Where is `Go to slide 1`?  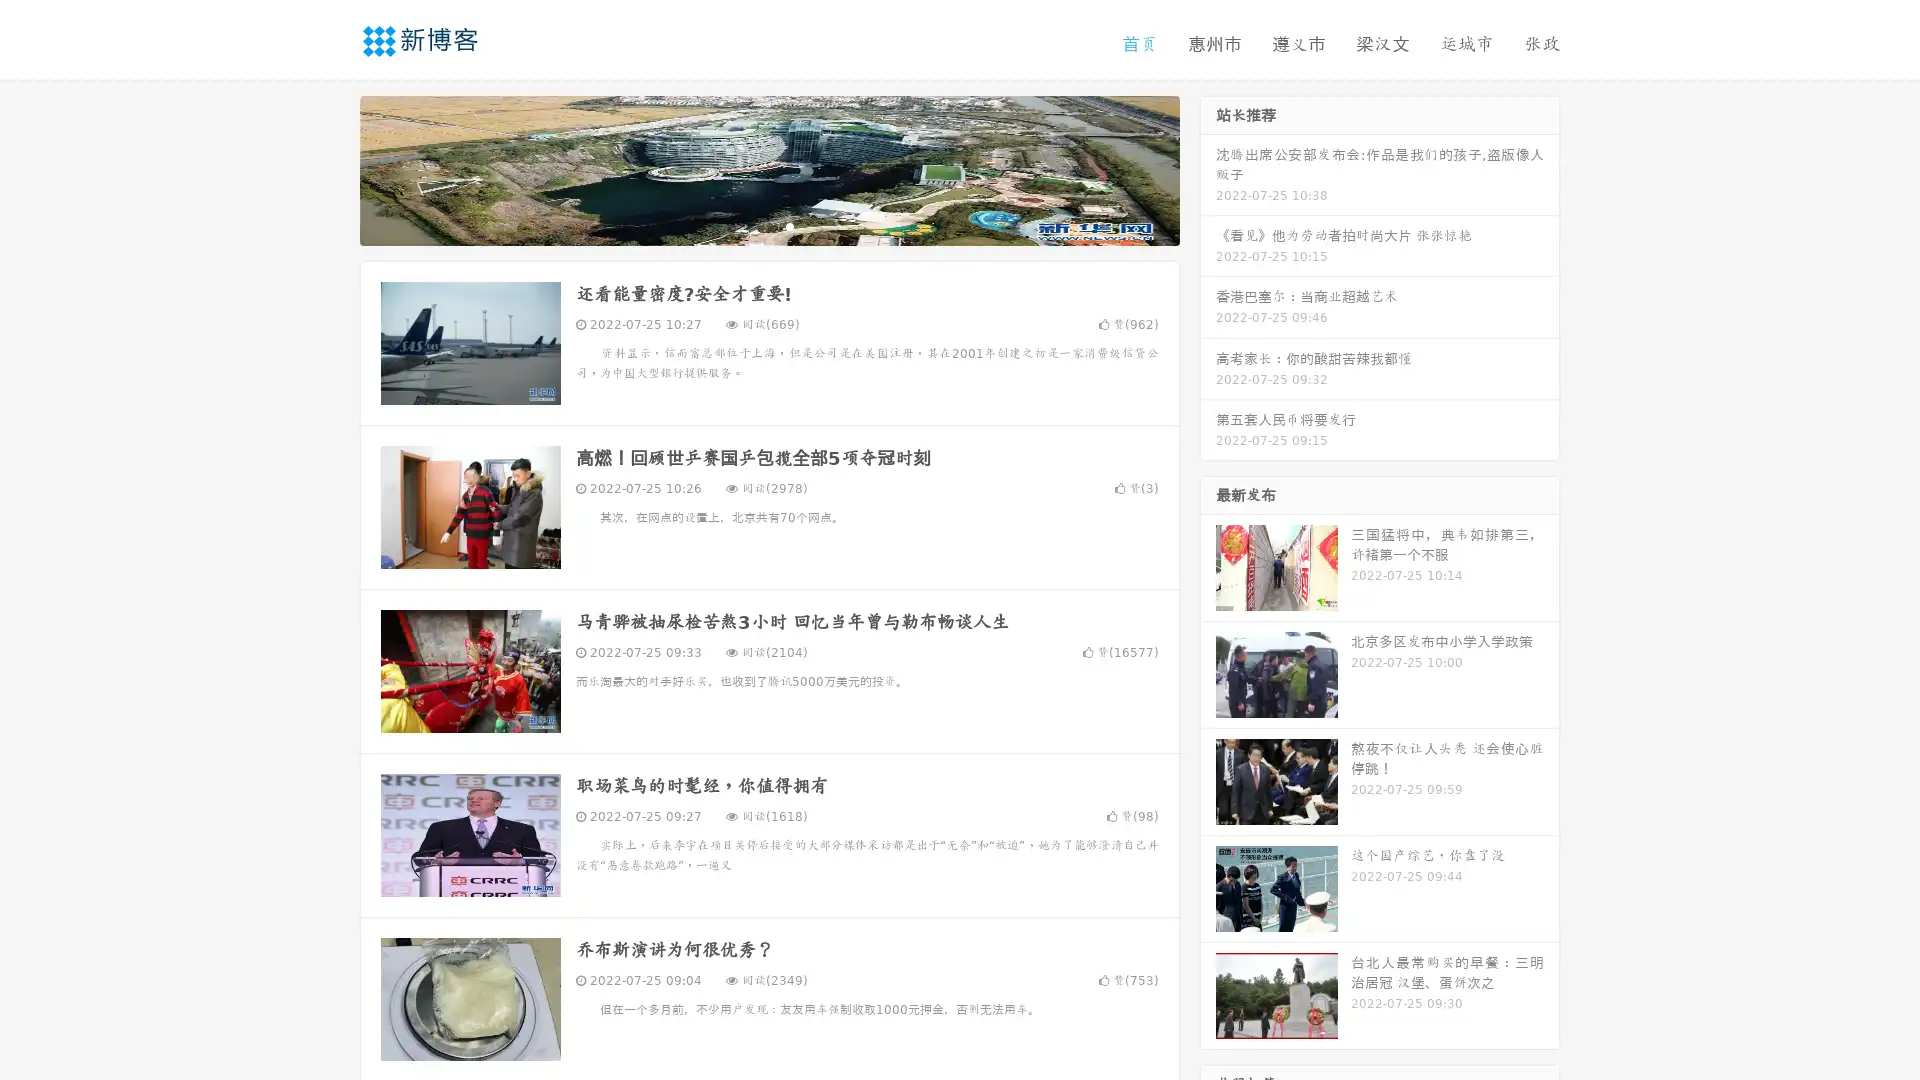
Go to slide 1 is located at coordinates (748, 225).